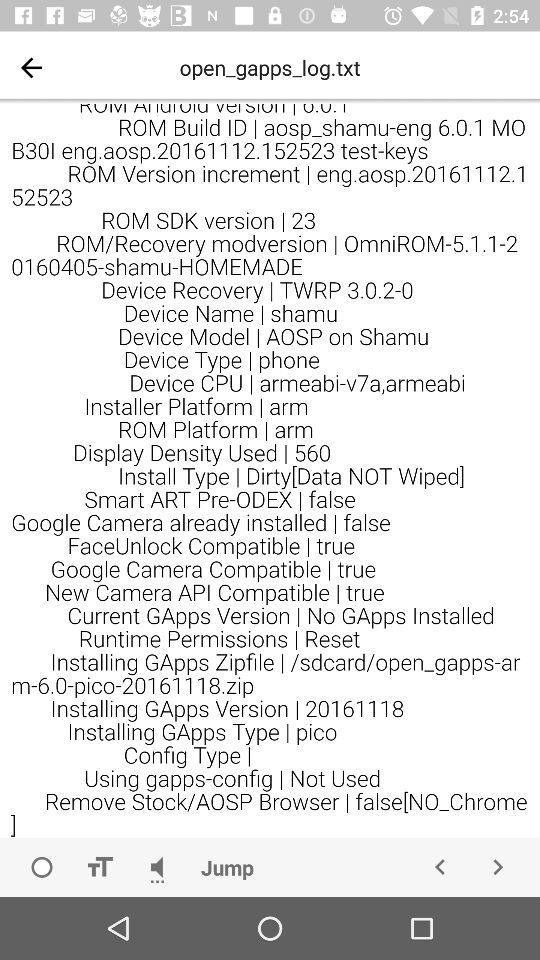 The image size is (540, 960). Describe the element at coordinates (226, 866) in the screenshot. I see `jump icon` at that location.